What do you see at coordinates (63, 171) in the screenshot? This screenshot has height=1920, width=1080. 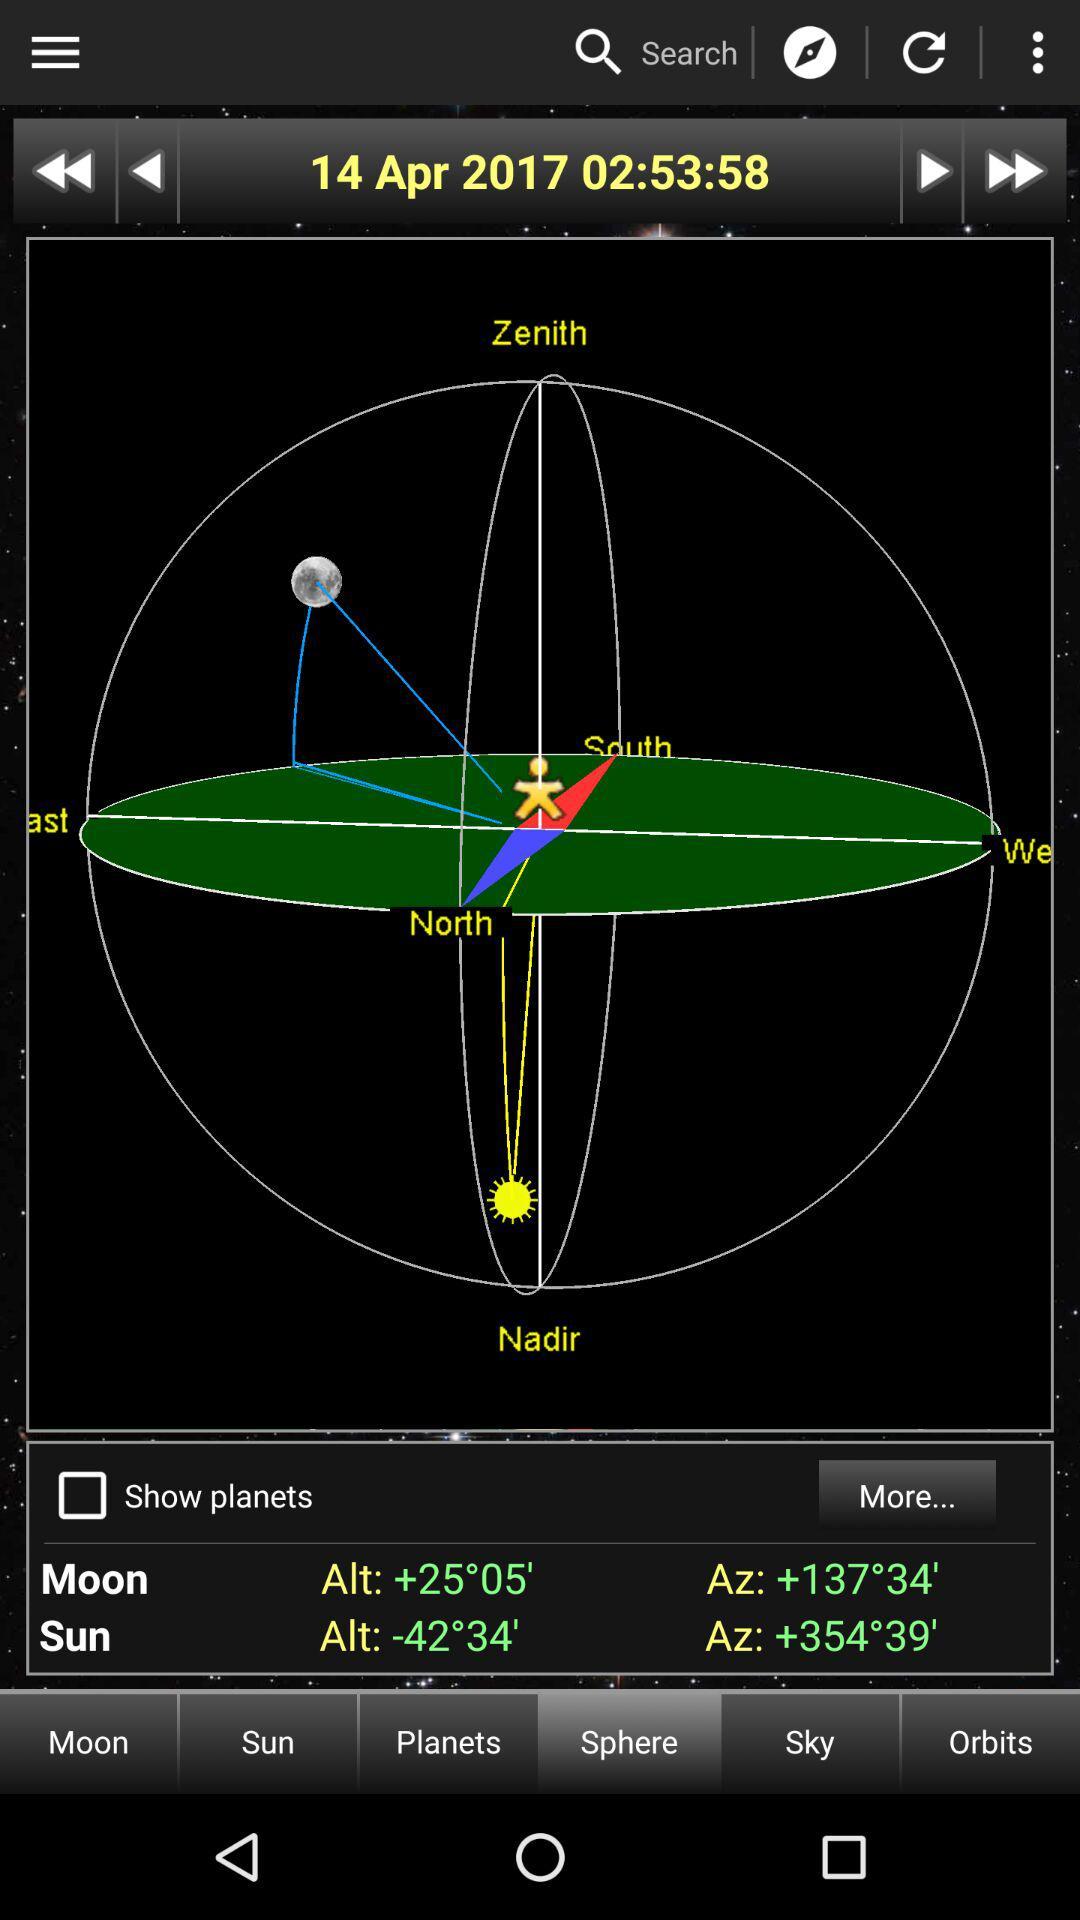 I see `previews` at bounding box center [63, 171].